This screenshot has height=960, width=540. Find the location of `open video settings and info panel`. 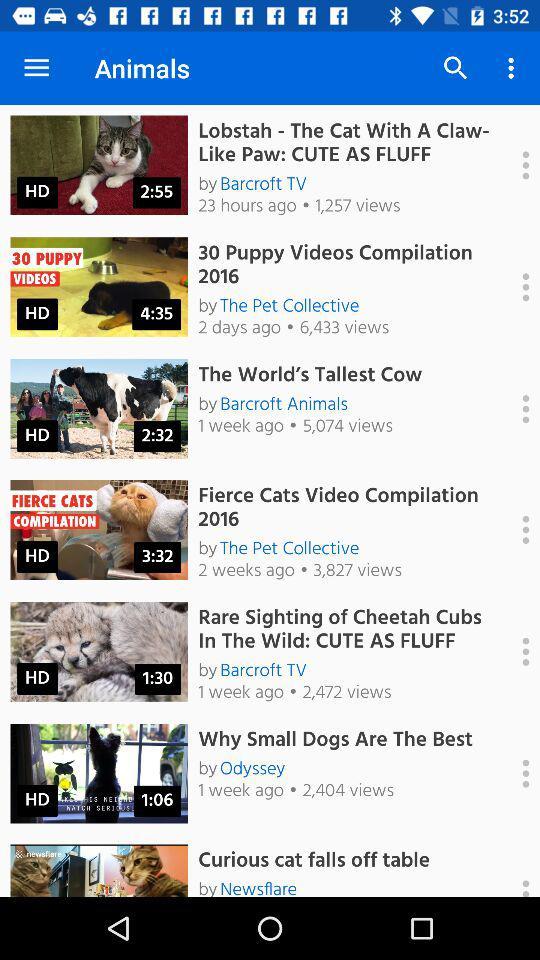

open video settings and info panel is located at coordinates (515, 869).